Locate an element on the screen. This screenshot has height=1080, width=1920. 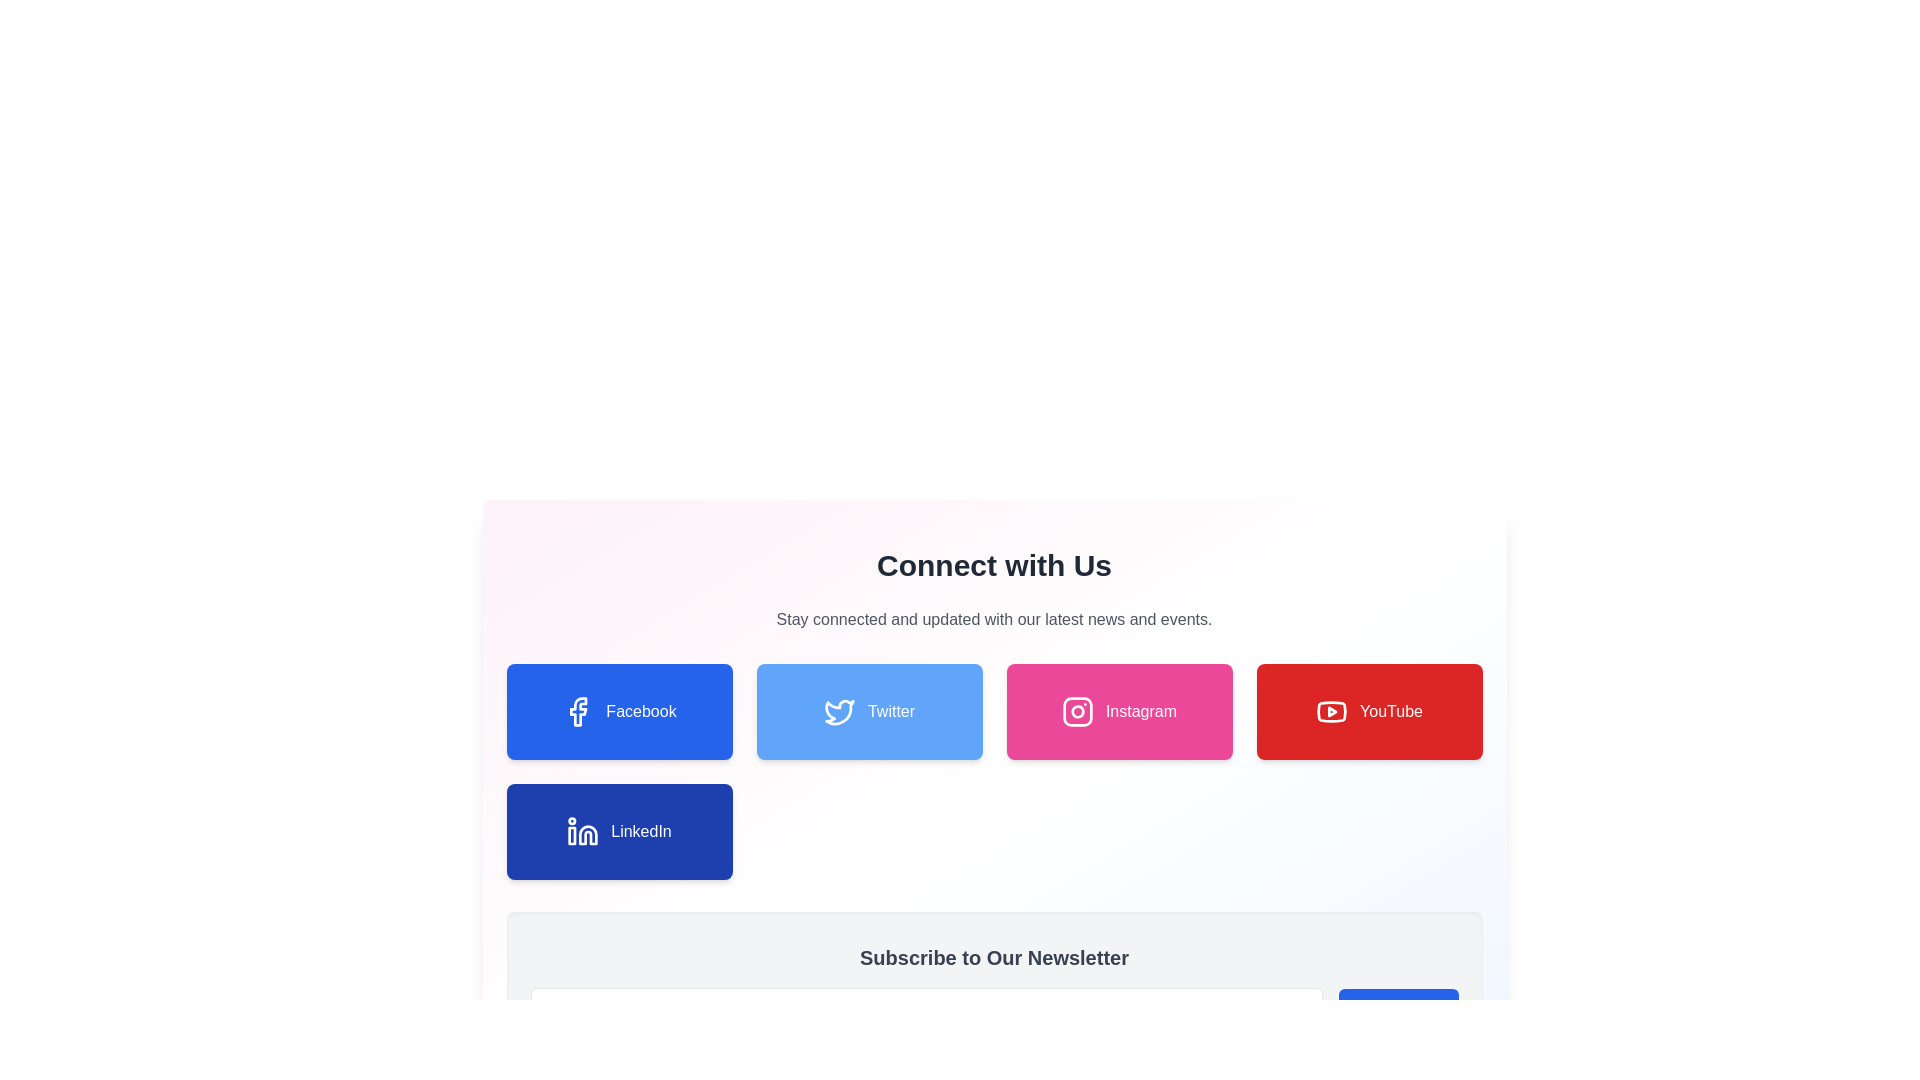
the 'Twitter' text label, which is displayed in white font on a blue background, located in the 'Connect with Us' section between the 'Facebook' and 'Instagram' buttons is located at coordinates (890, 711).